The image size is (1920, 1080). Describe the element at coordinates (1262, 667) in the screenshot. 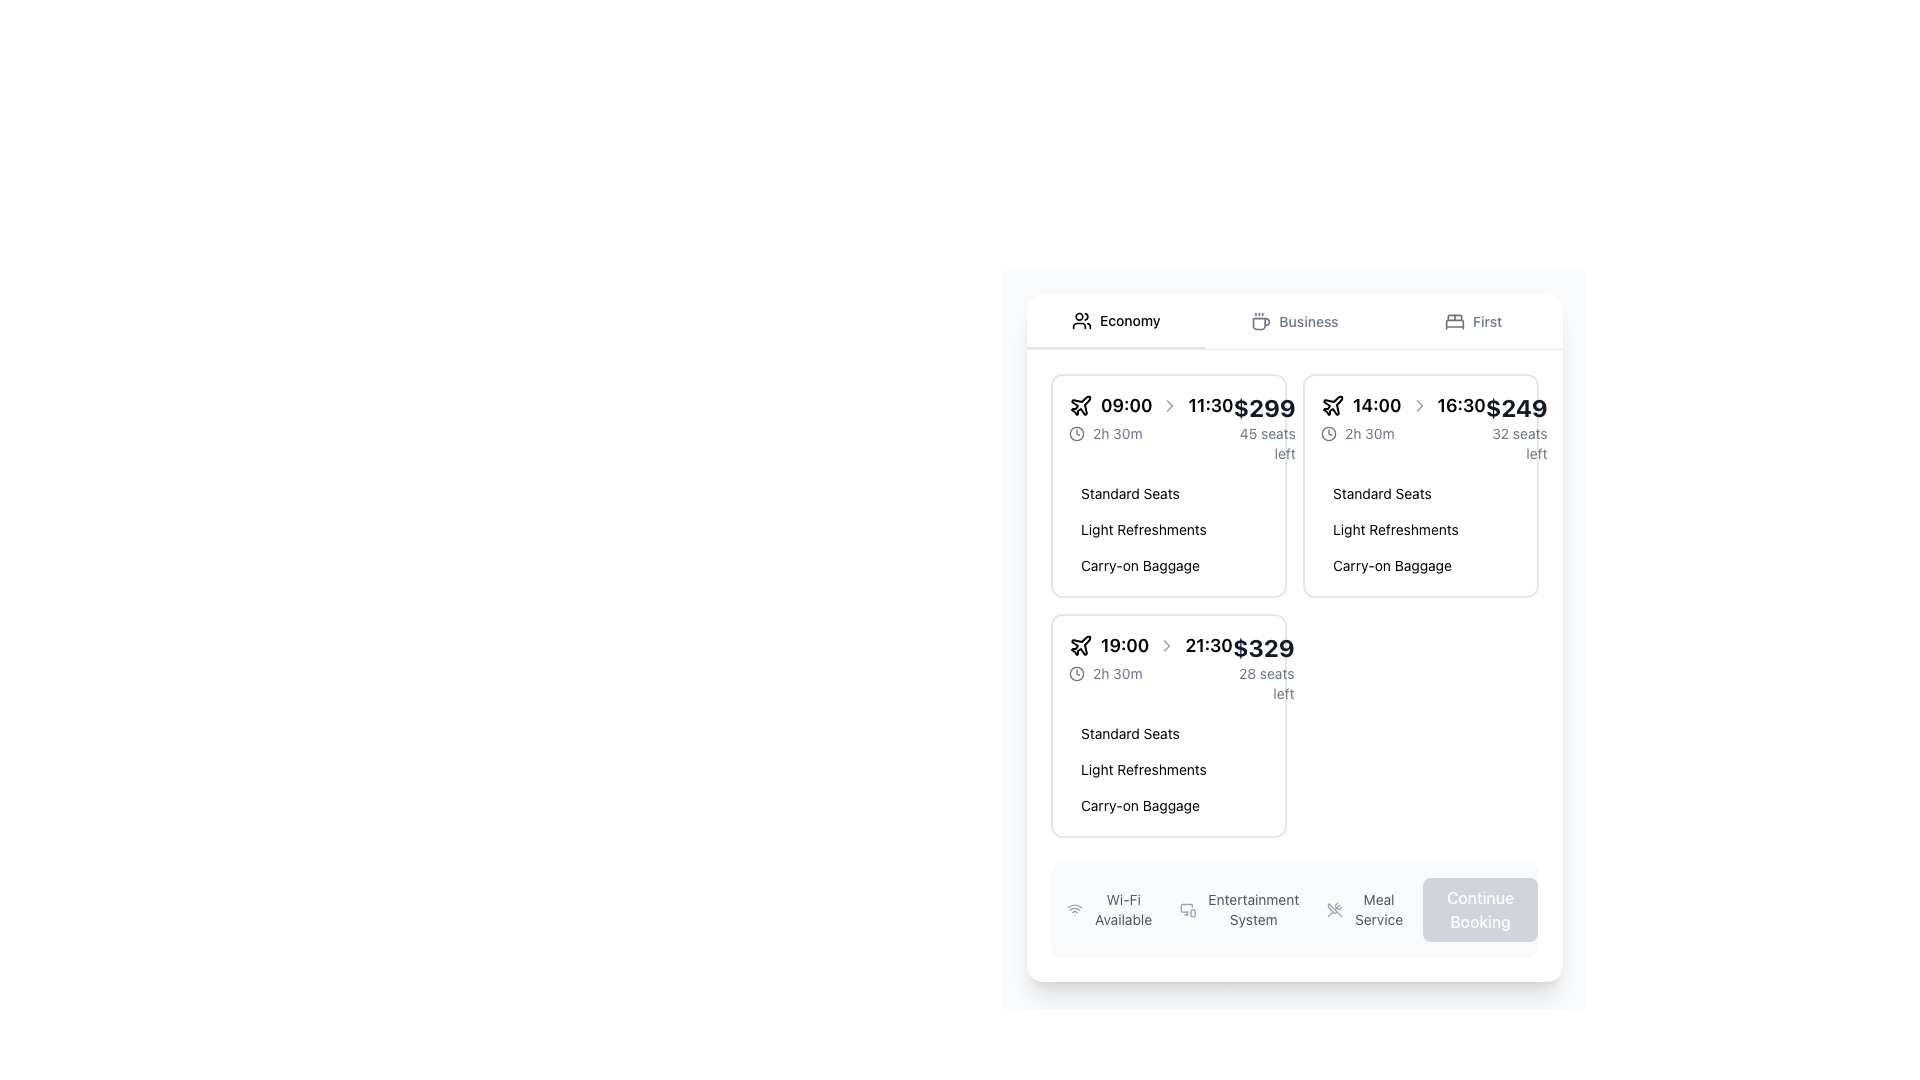

I see `data displayed in the Text block showing '$329' and '28 seats left' located in the lower-right corner of a list item within a grid layout` at that location.